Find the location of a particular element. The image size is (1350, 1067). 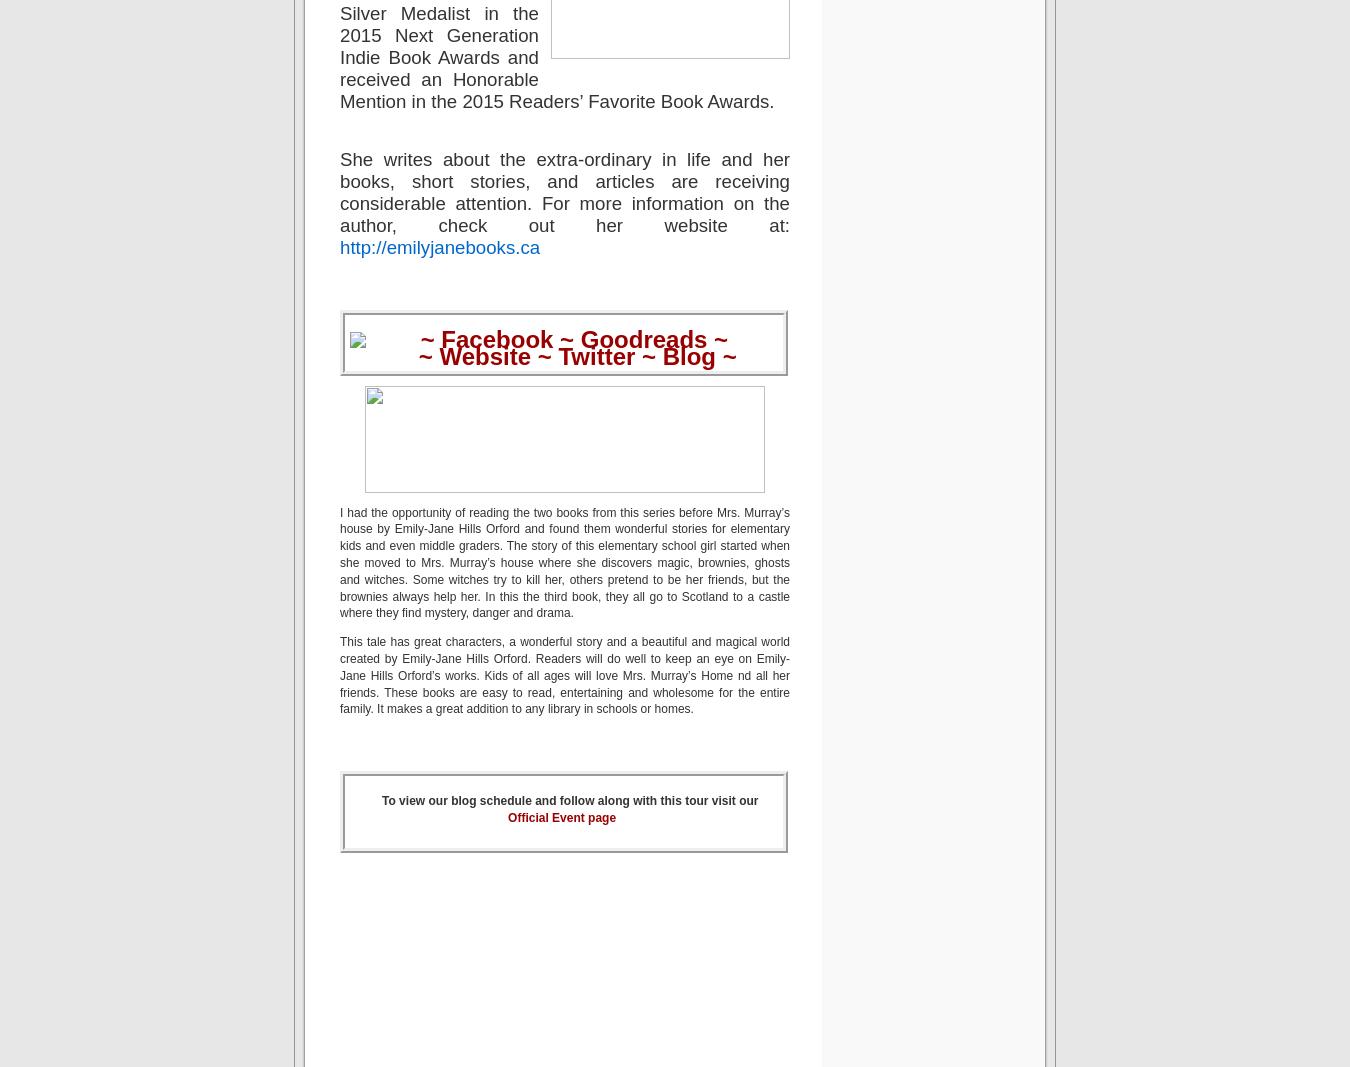

'To view our blog schedule and follow along with this tour visit our' is located at coordinates (569, 799).